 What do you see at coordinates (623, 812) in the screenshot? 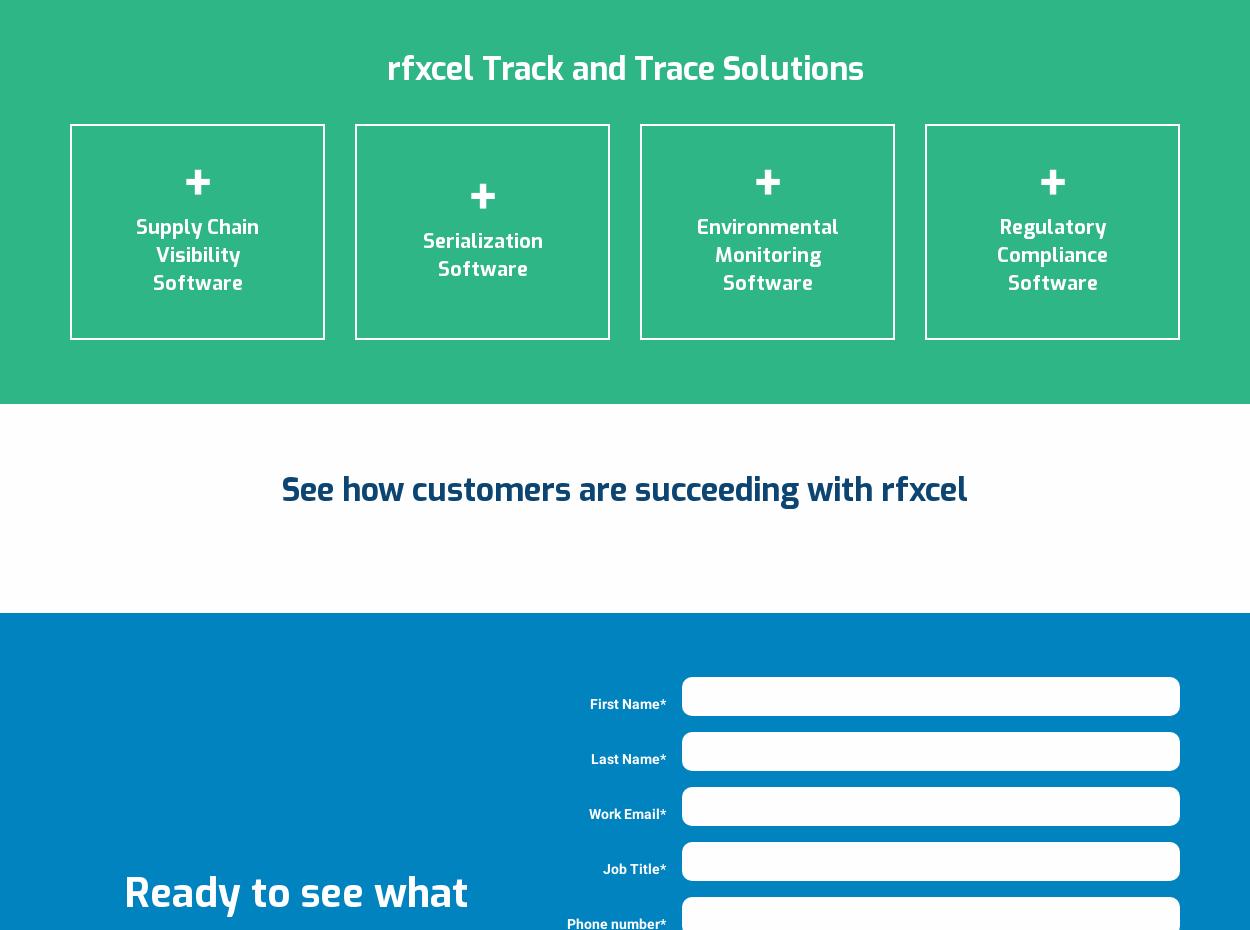
I see `'Work Email'` at bounding box center [623, 812].